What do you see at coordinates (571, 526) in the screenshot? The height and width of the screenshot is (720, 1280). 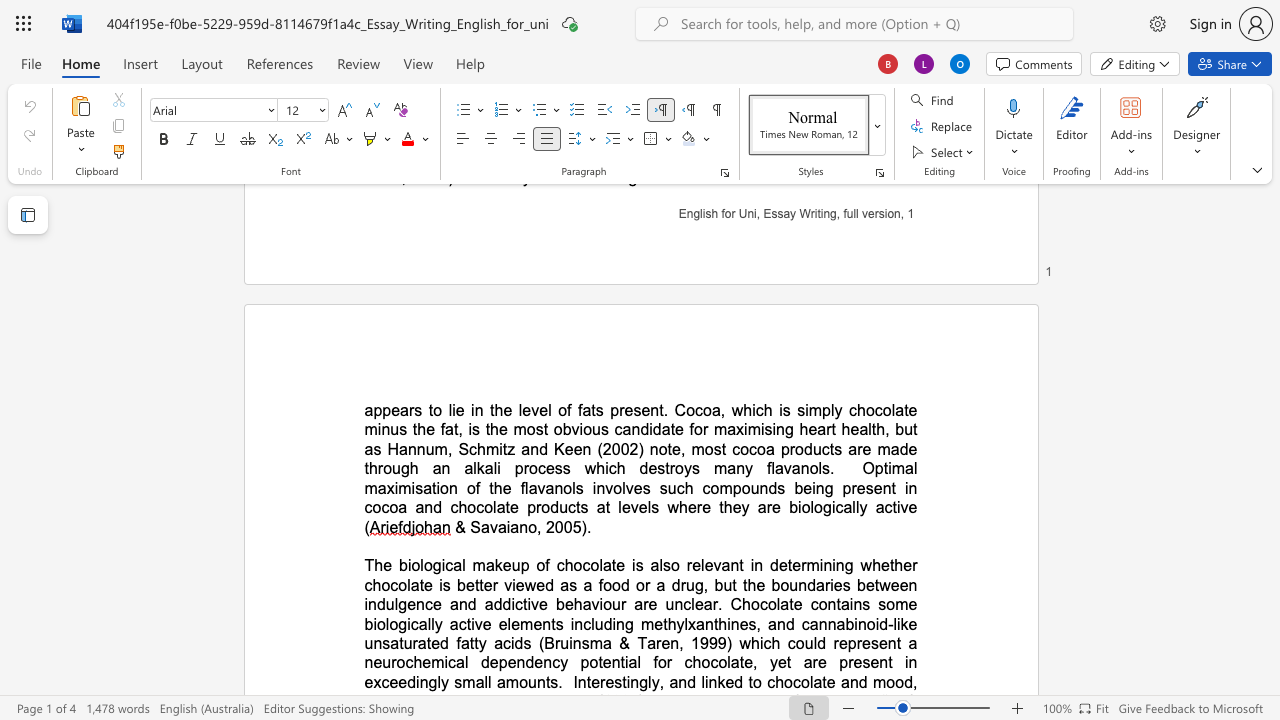 I see `the space between the continuous character "0" and "5" in the text` at bounding box center [571, 526].